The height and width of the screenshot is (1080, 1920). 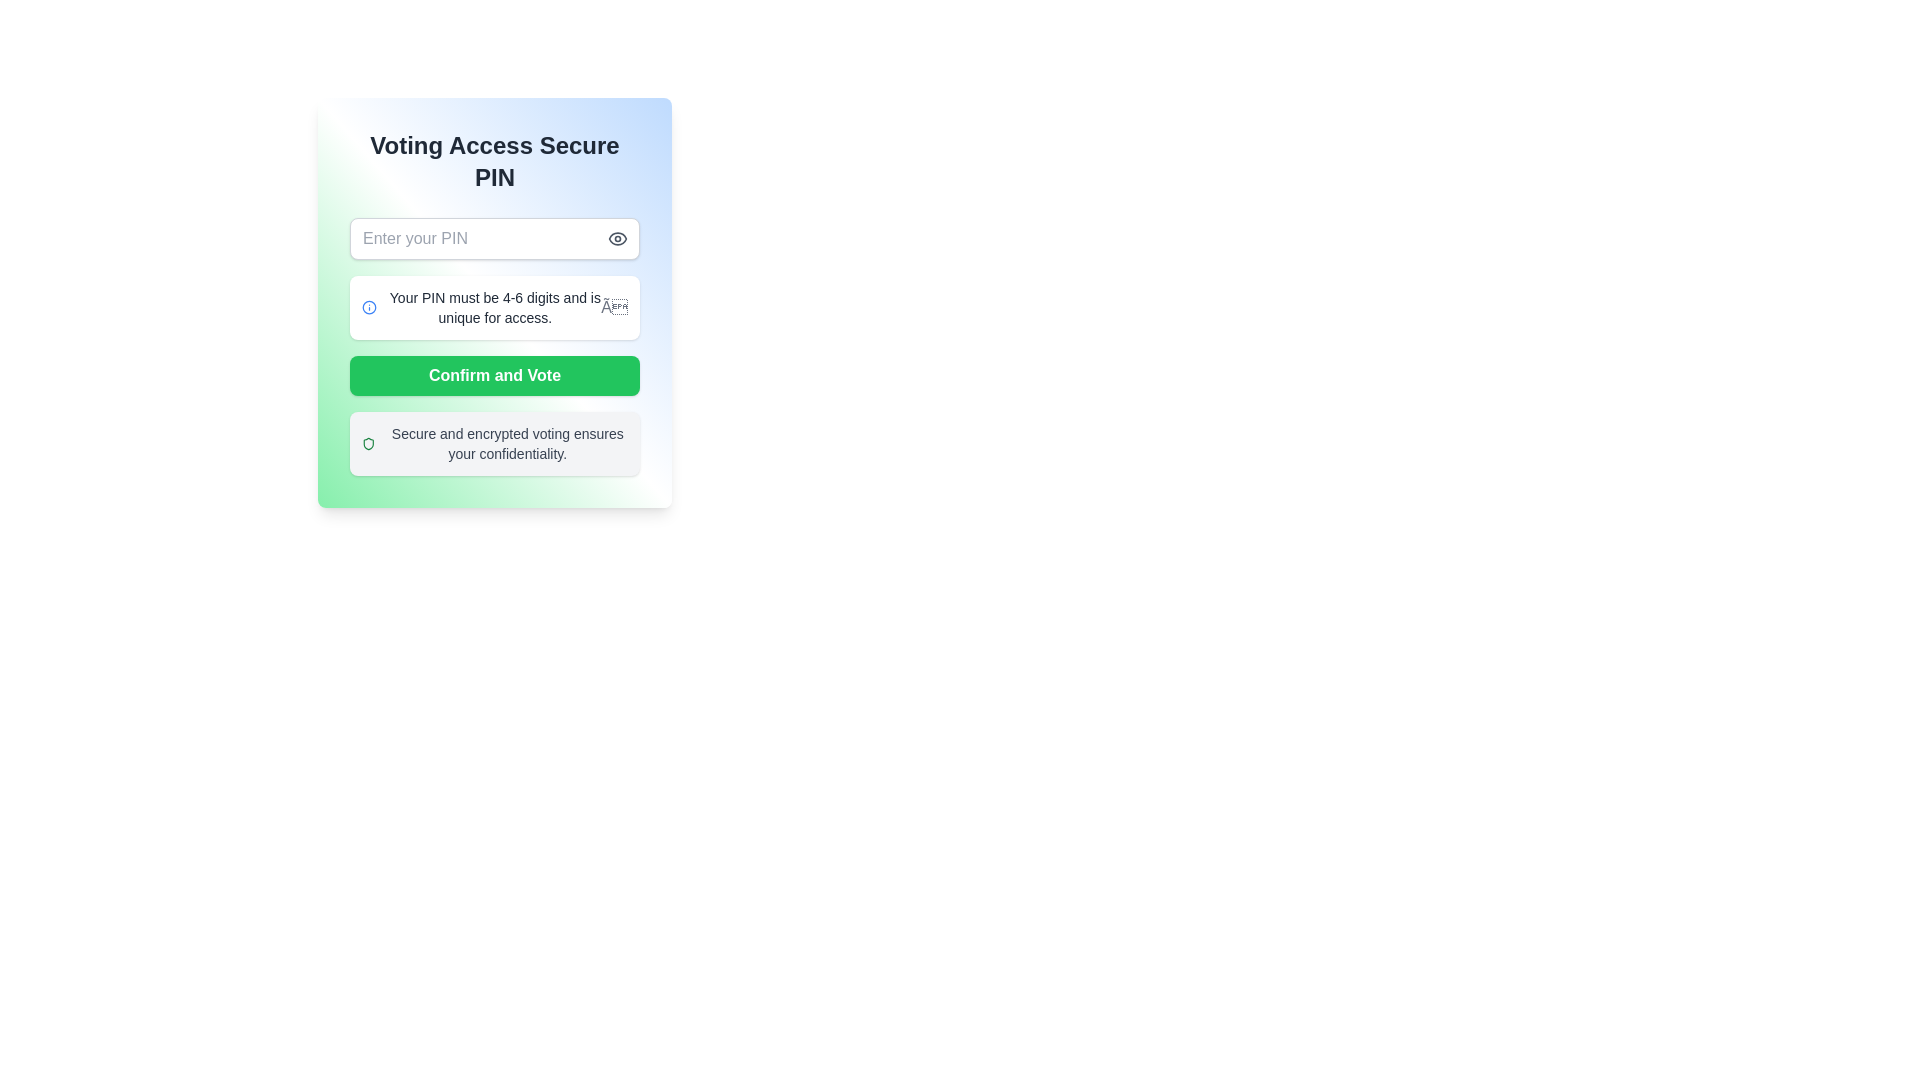 What do you see at coordinates (494, 442) in the screenshot?
I see `the informational text element that provides context about the security aspects of the voting process, located below the 'Confirm and Vote' button` at bounding box center [494, 442].